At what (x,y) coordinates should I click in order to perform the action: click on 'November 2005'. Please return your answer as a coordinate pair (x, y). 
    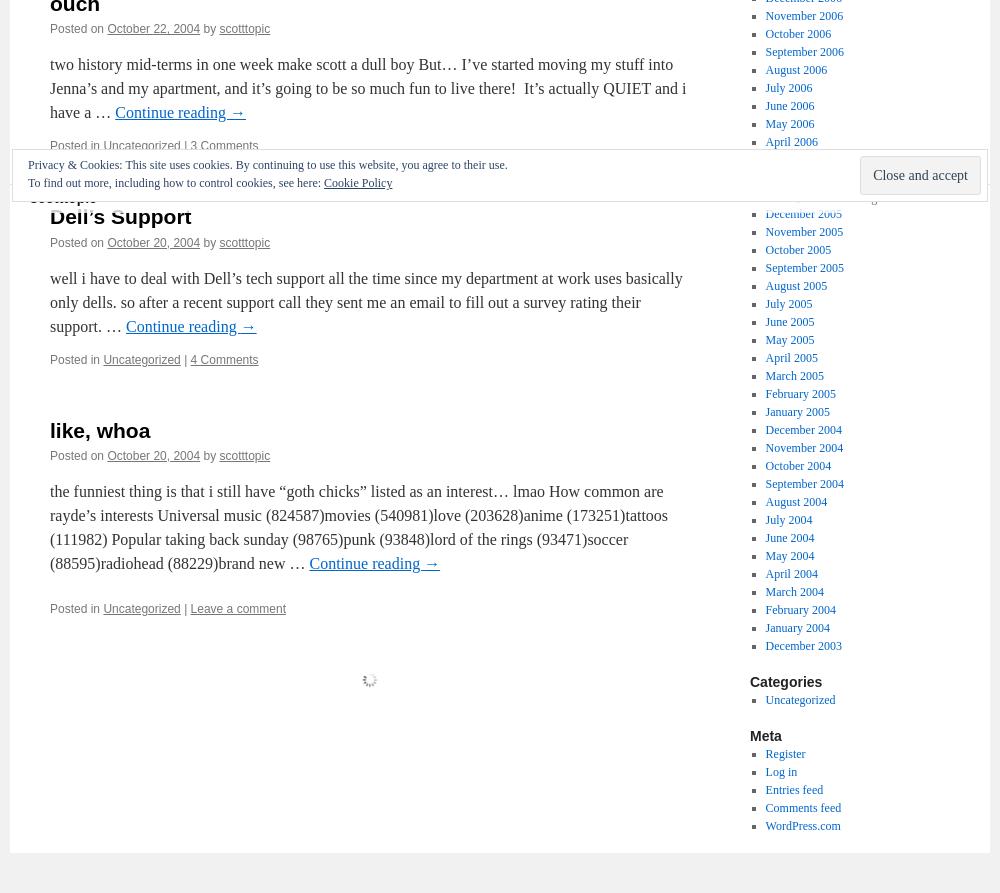
    Looking at the image, I should click on (765, 230).